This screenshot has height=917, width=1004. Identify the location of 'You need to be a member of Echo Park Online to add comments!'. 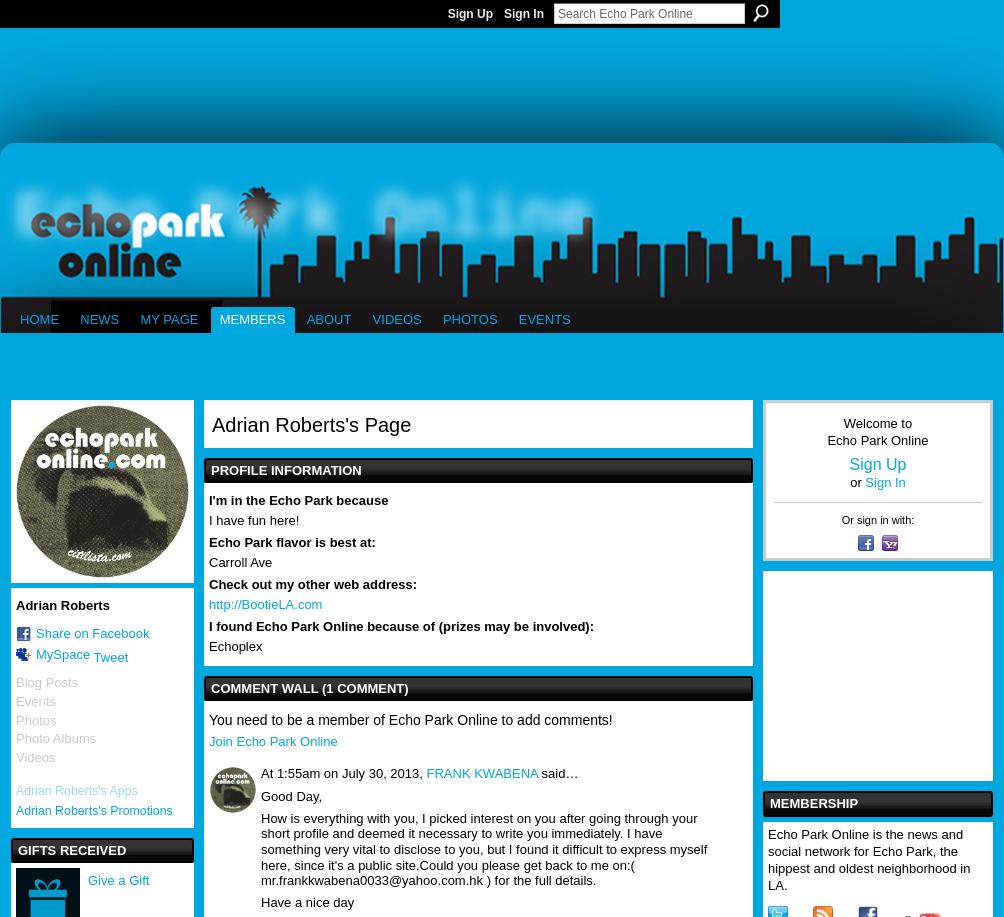
(409, 720).